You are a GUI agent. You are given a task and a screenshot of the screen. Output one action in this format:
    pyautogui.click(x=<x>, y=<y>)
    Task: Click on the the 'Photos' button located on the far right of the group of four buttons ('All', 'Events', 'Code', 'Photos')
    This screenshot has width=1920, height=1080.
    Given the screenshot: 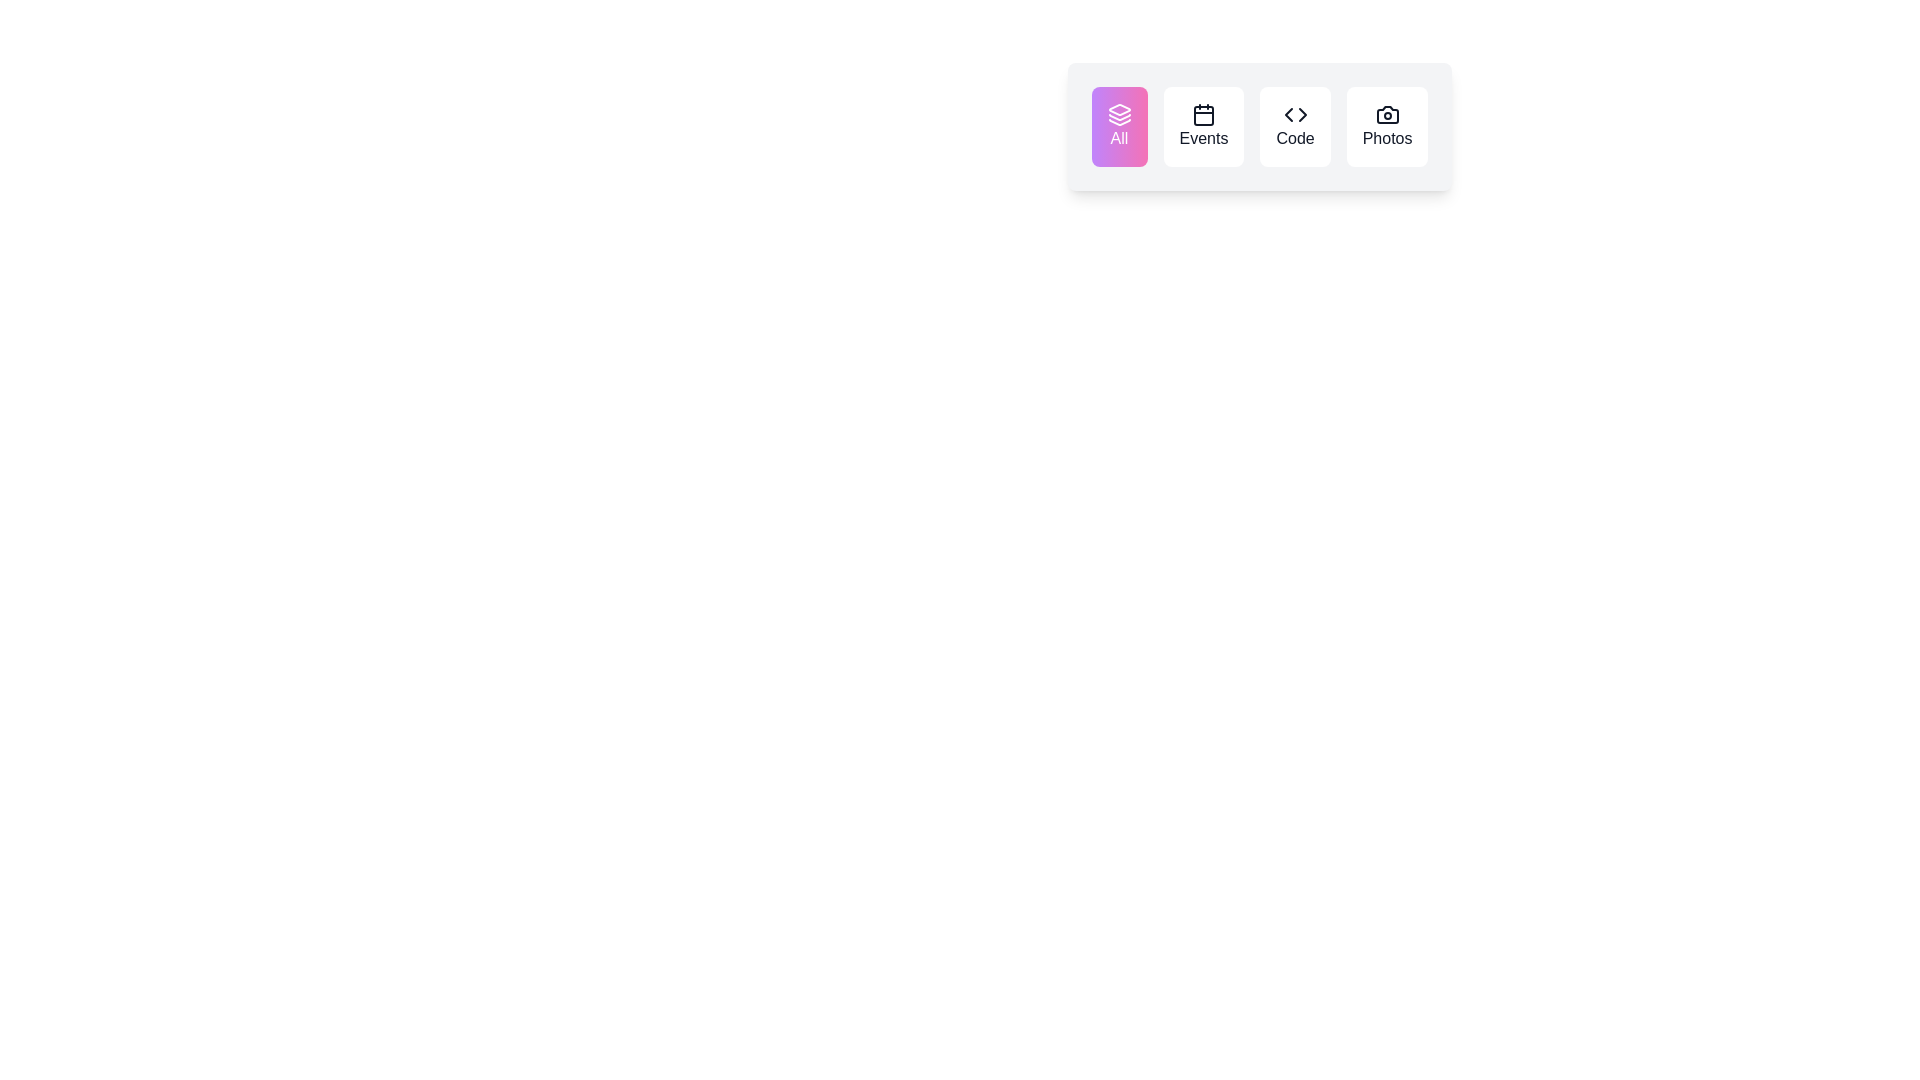 What is the action you would take?
    pyautogui.click(x=1386, y=127)
    